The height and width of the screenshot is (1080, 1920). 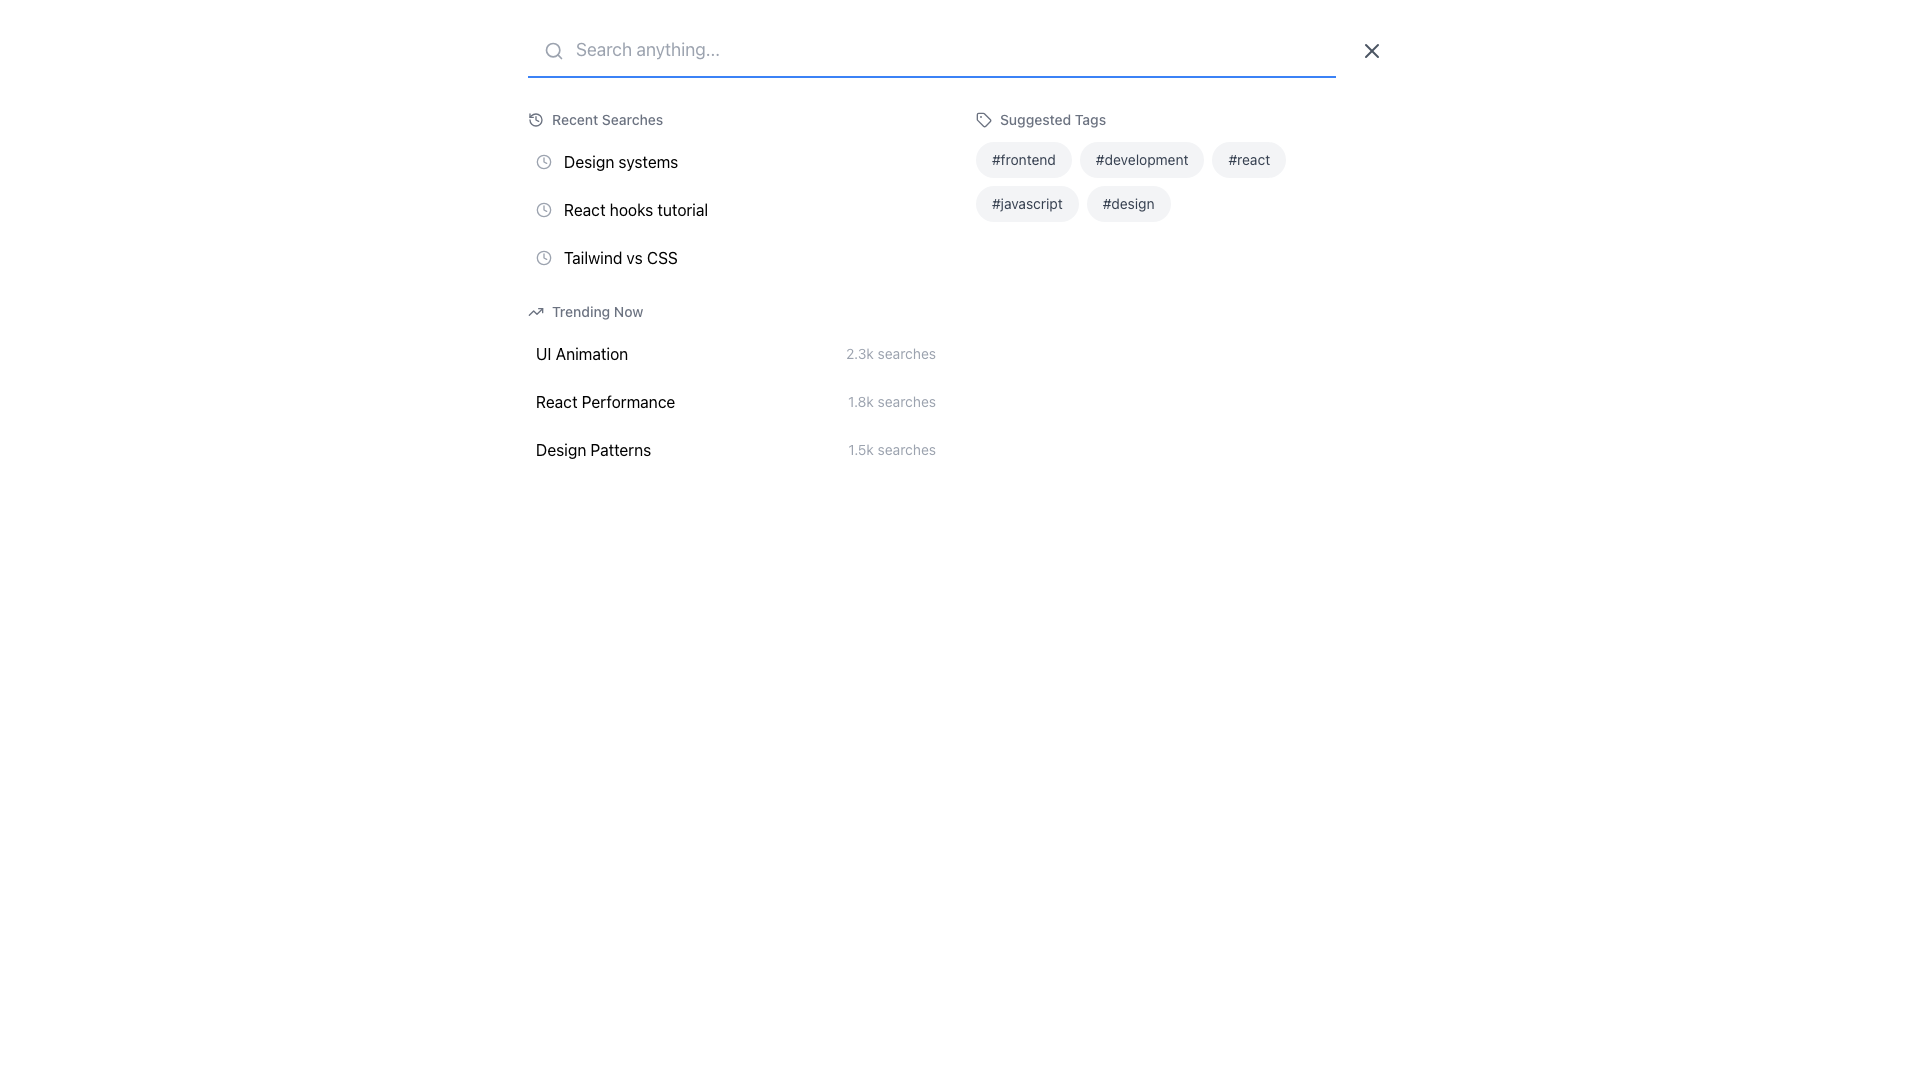 What do you see at coordinates (890, 353) in the screenshot?
I see `the informational label displaying '2.3k searches' positioned to the right of the 'UI Animation' text in the 'Trending Now' section` at bounding box center [890, 353].